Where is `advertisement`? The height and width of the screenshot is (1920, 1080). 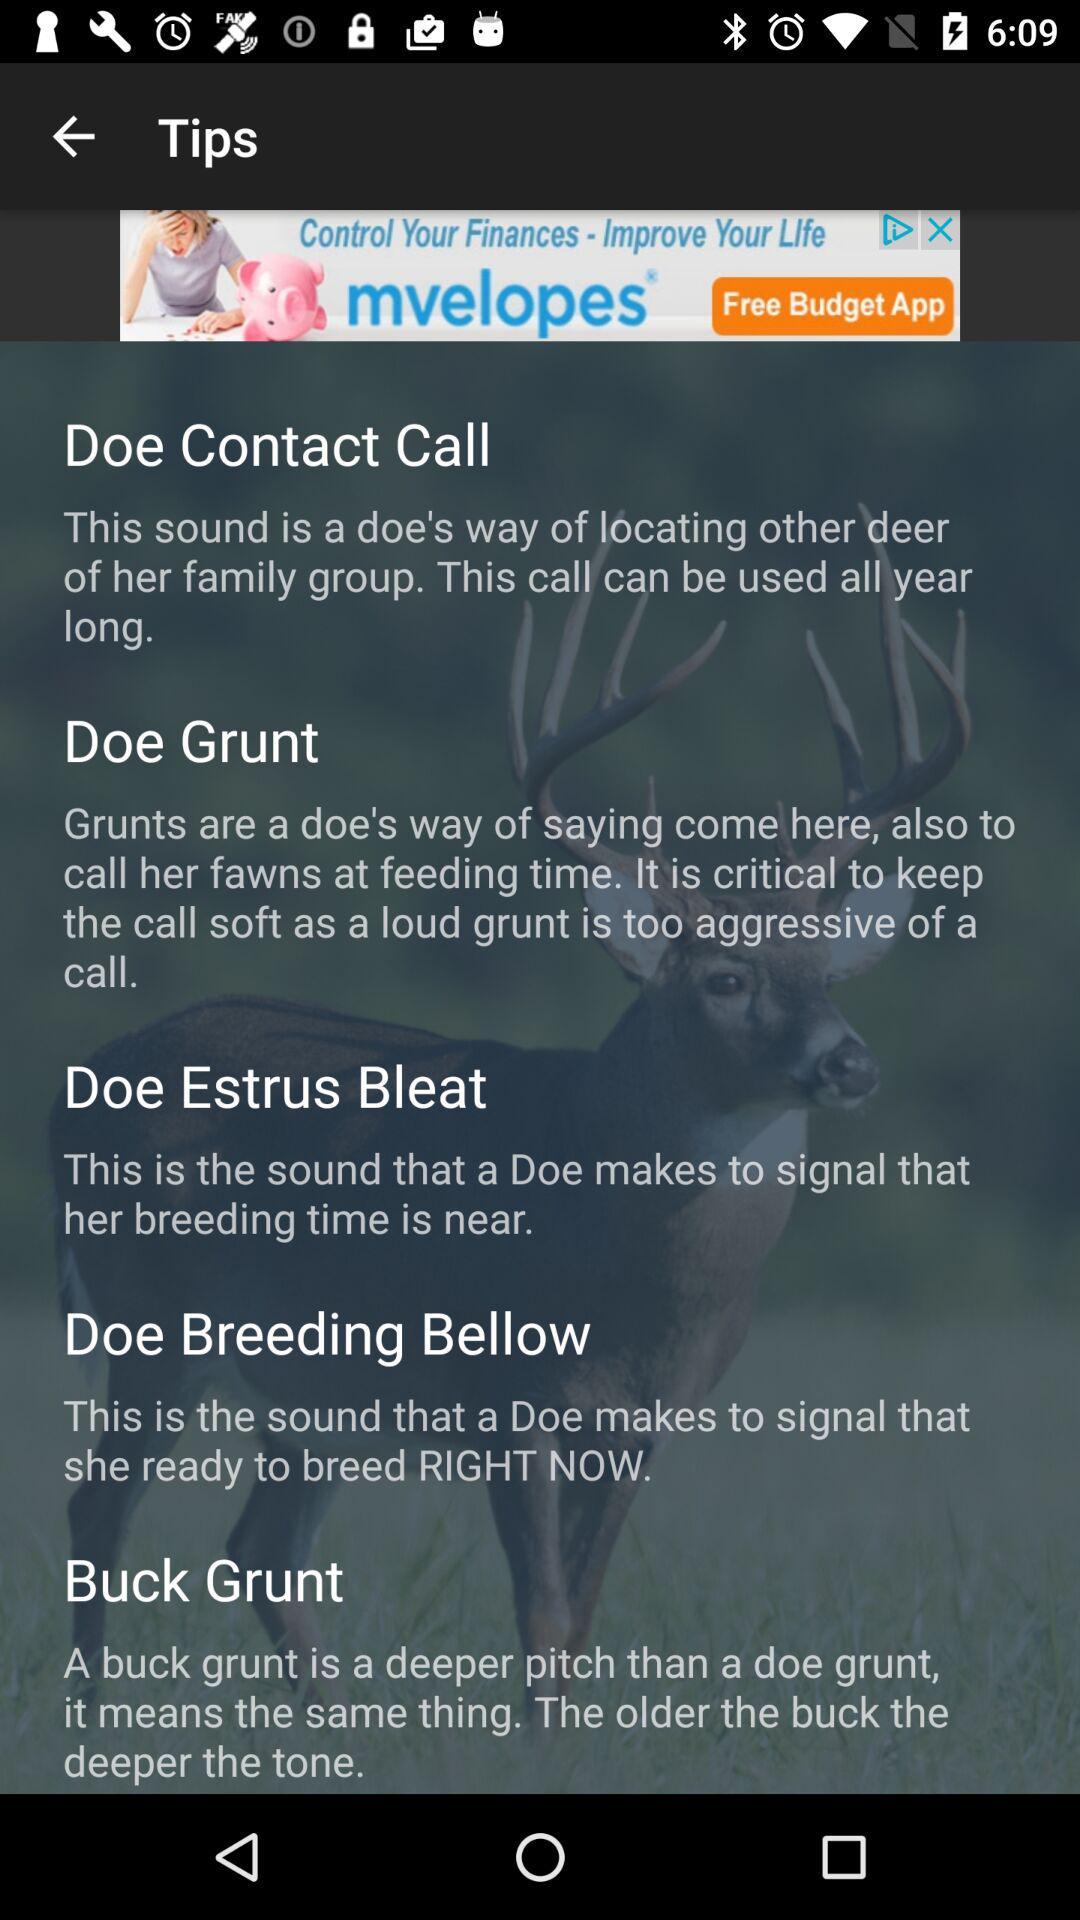
advertisement is located at coordinates (540, 274).